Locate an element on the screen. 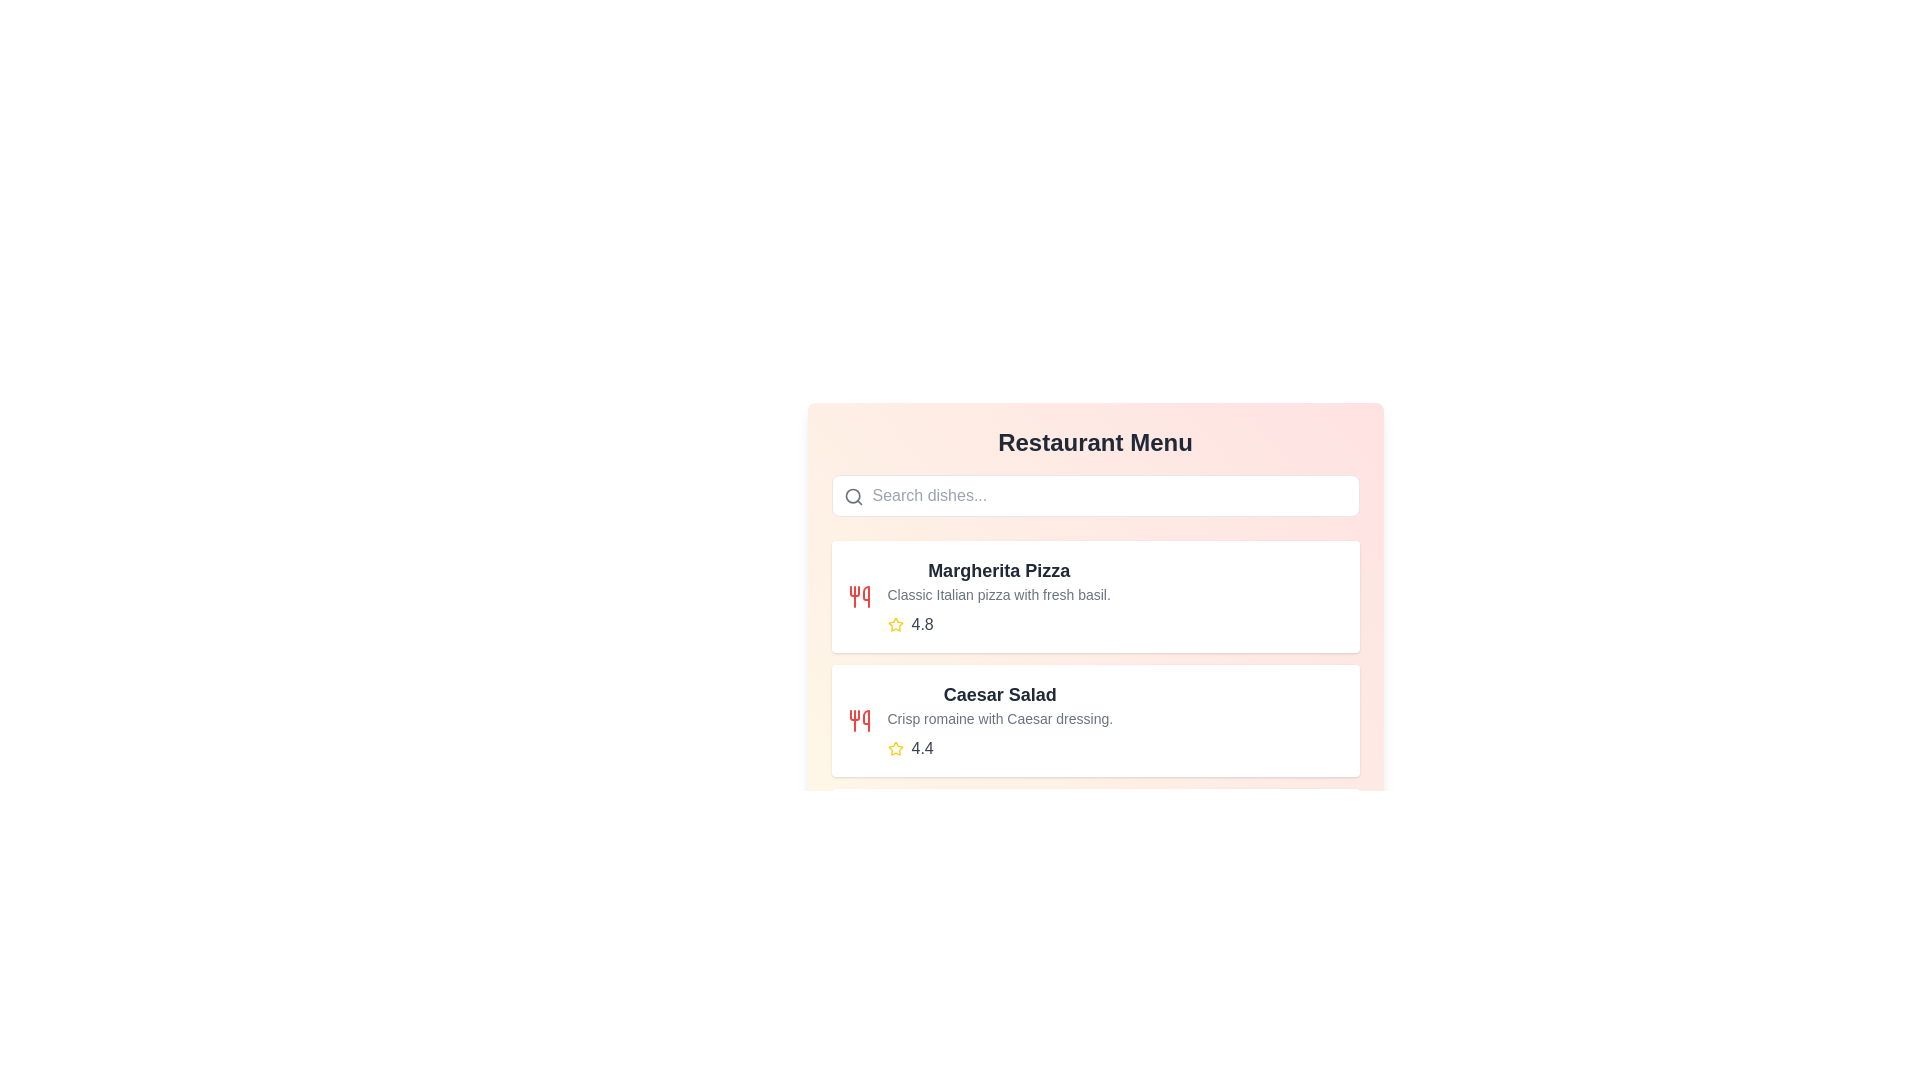 This screenshot has width=1920, height=1080. the star-shaped yellow icon located is located at coordinates (894, 623).